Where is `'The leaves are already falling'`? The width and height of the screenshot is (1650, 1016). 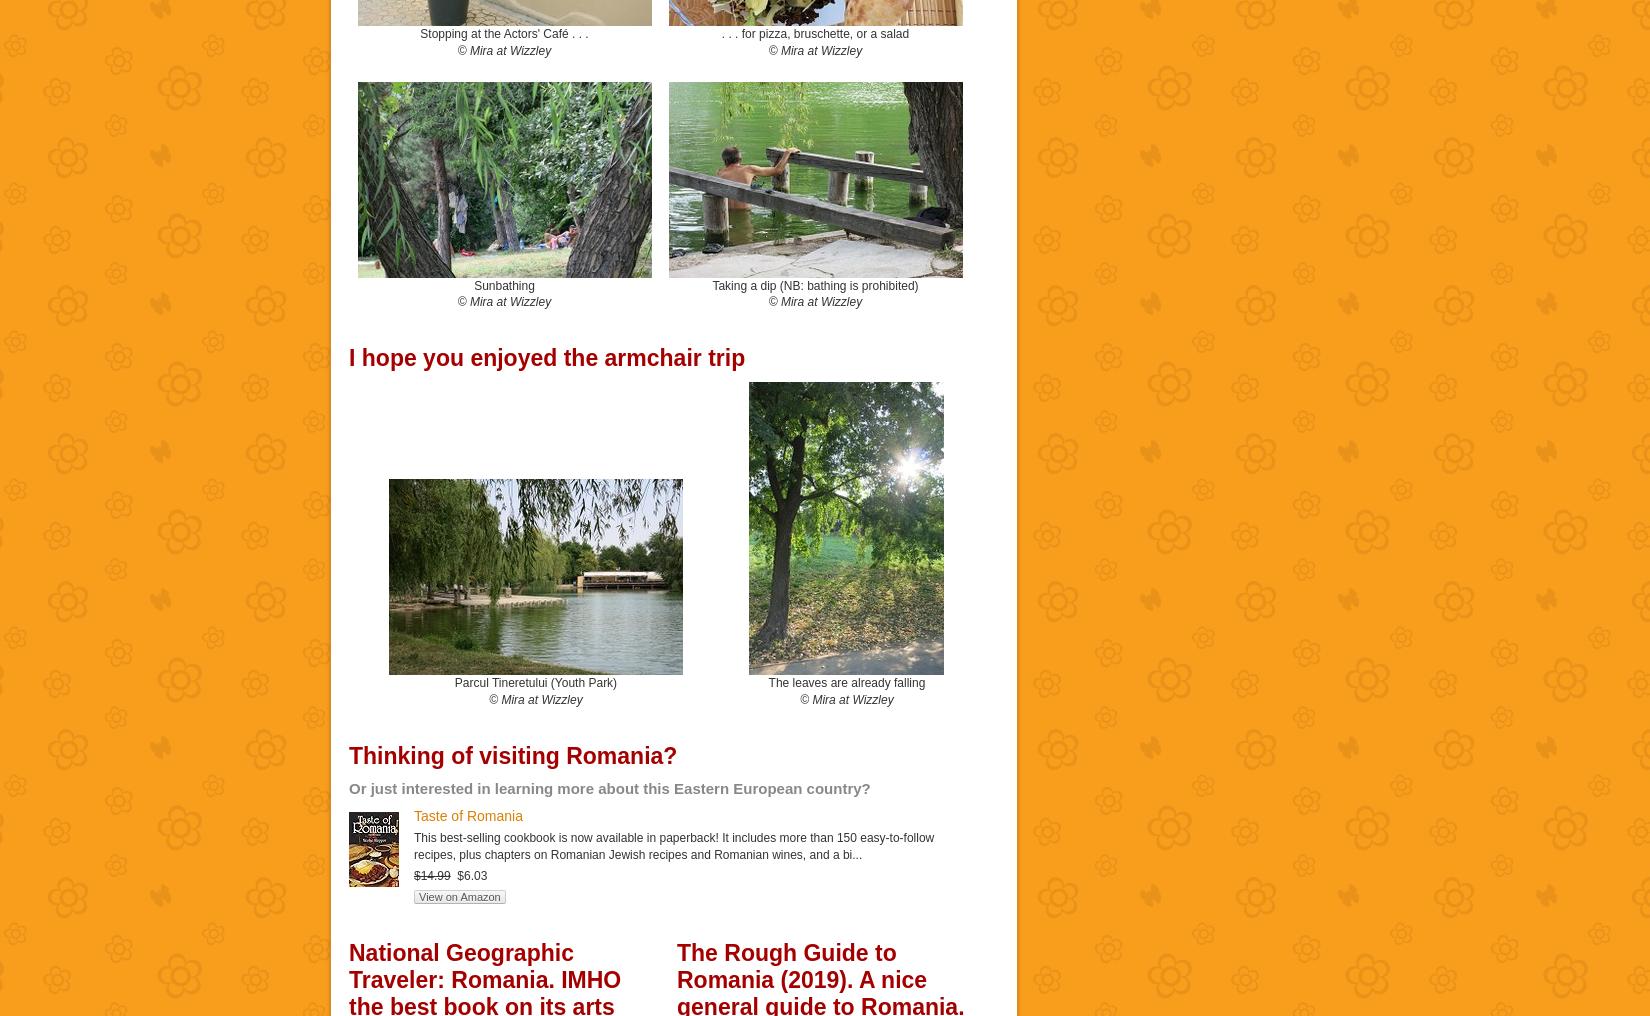
'The leaves are already falling' is located at coordinates (846, 681).